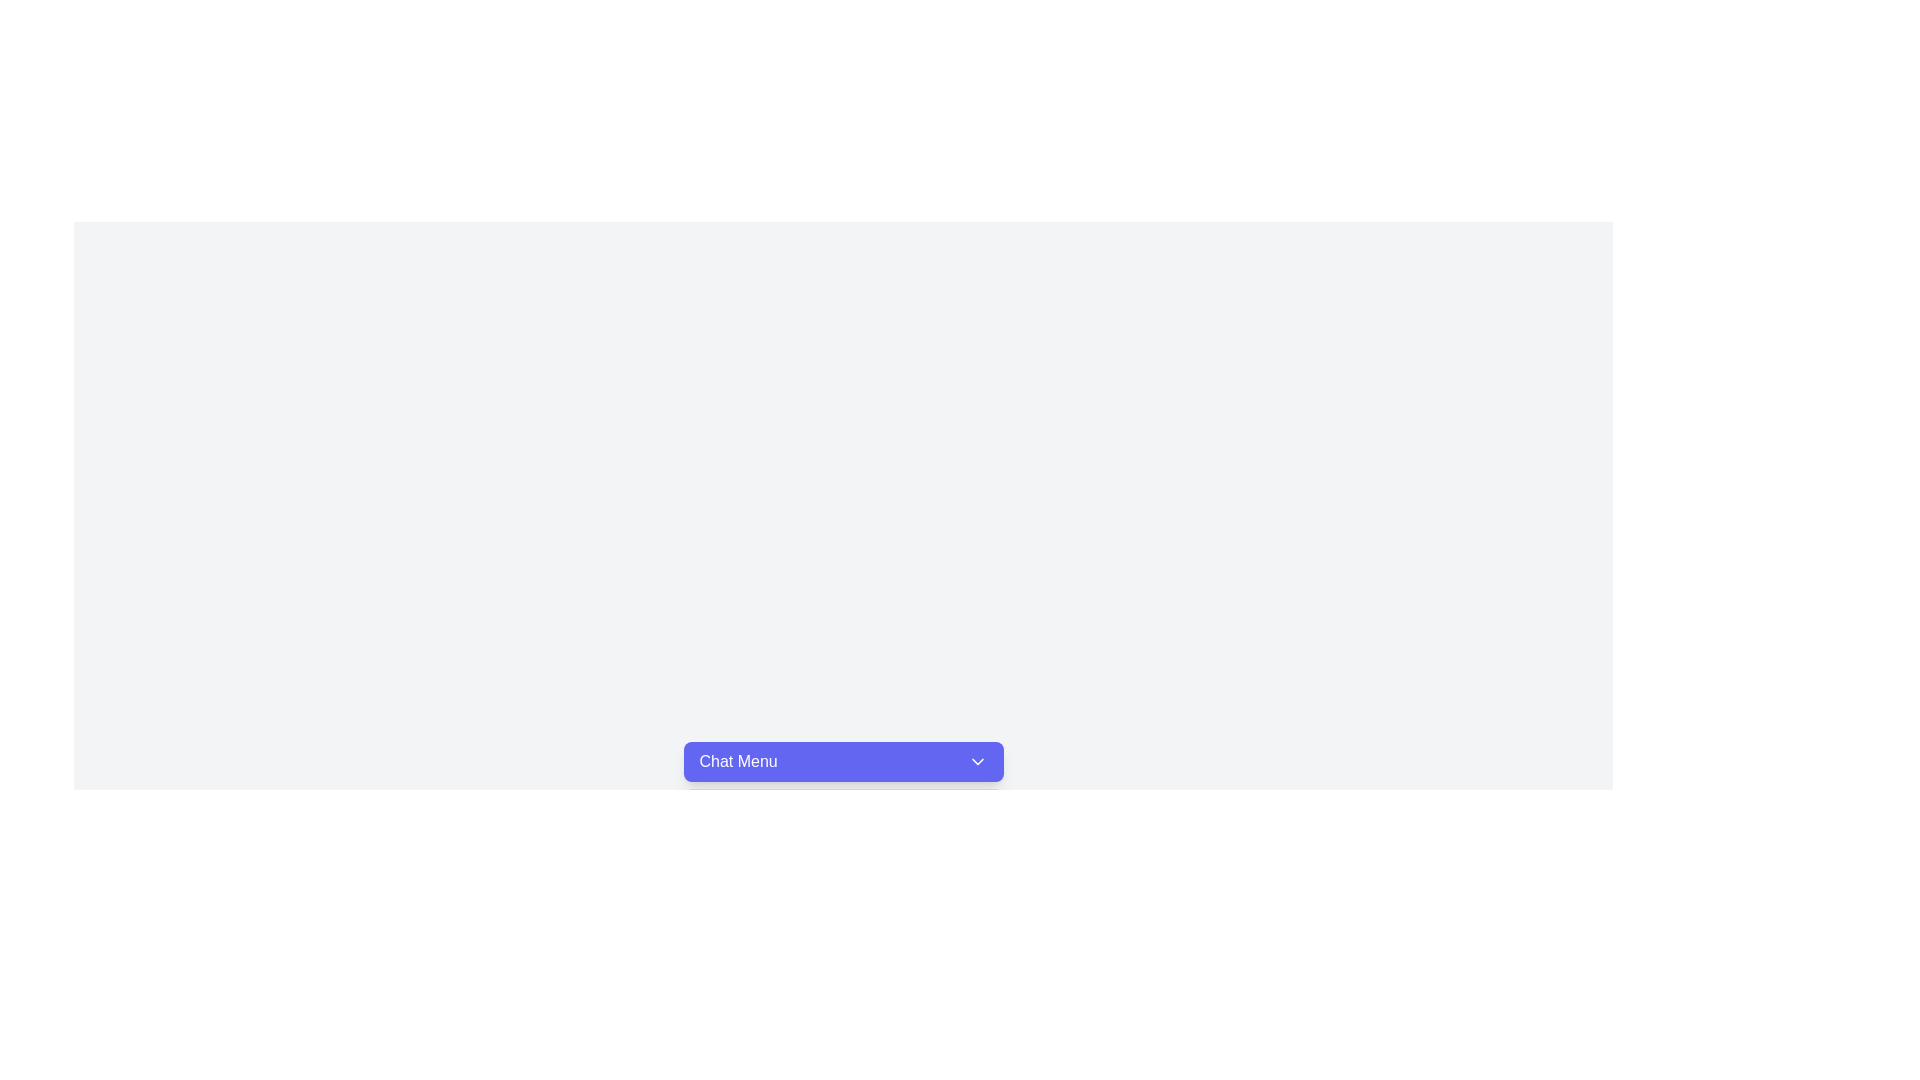  I want to click on the 'Chat Menu' button with a blue background and white text, so click(843, 762).